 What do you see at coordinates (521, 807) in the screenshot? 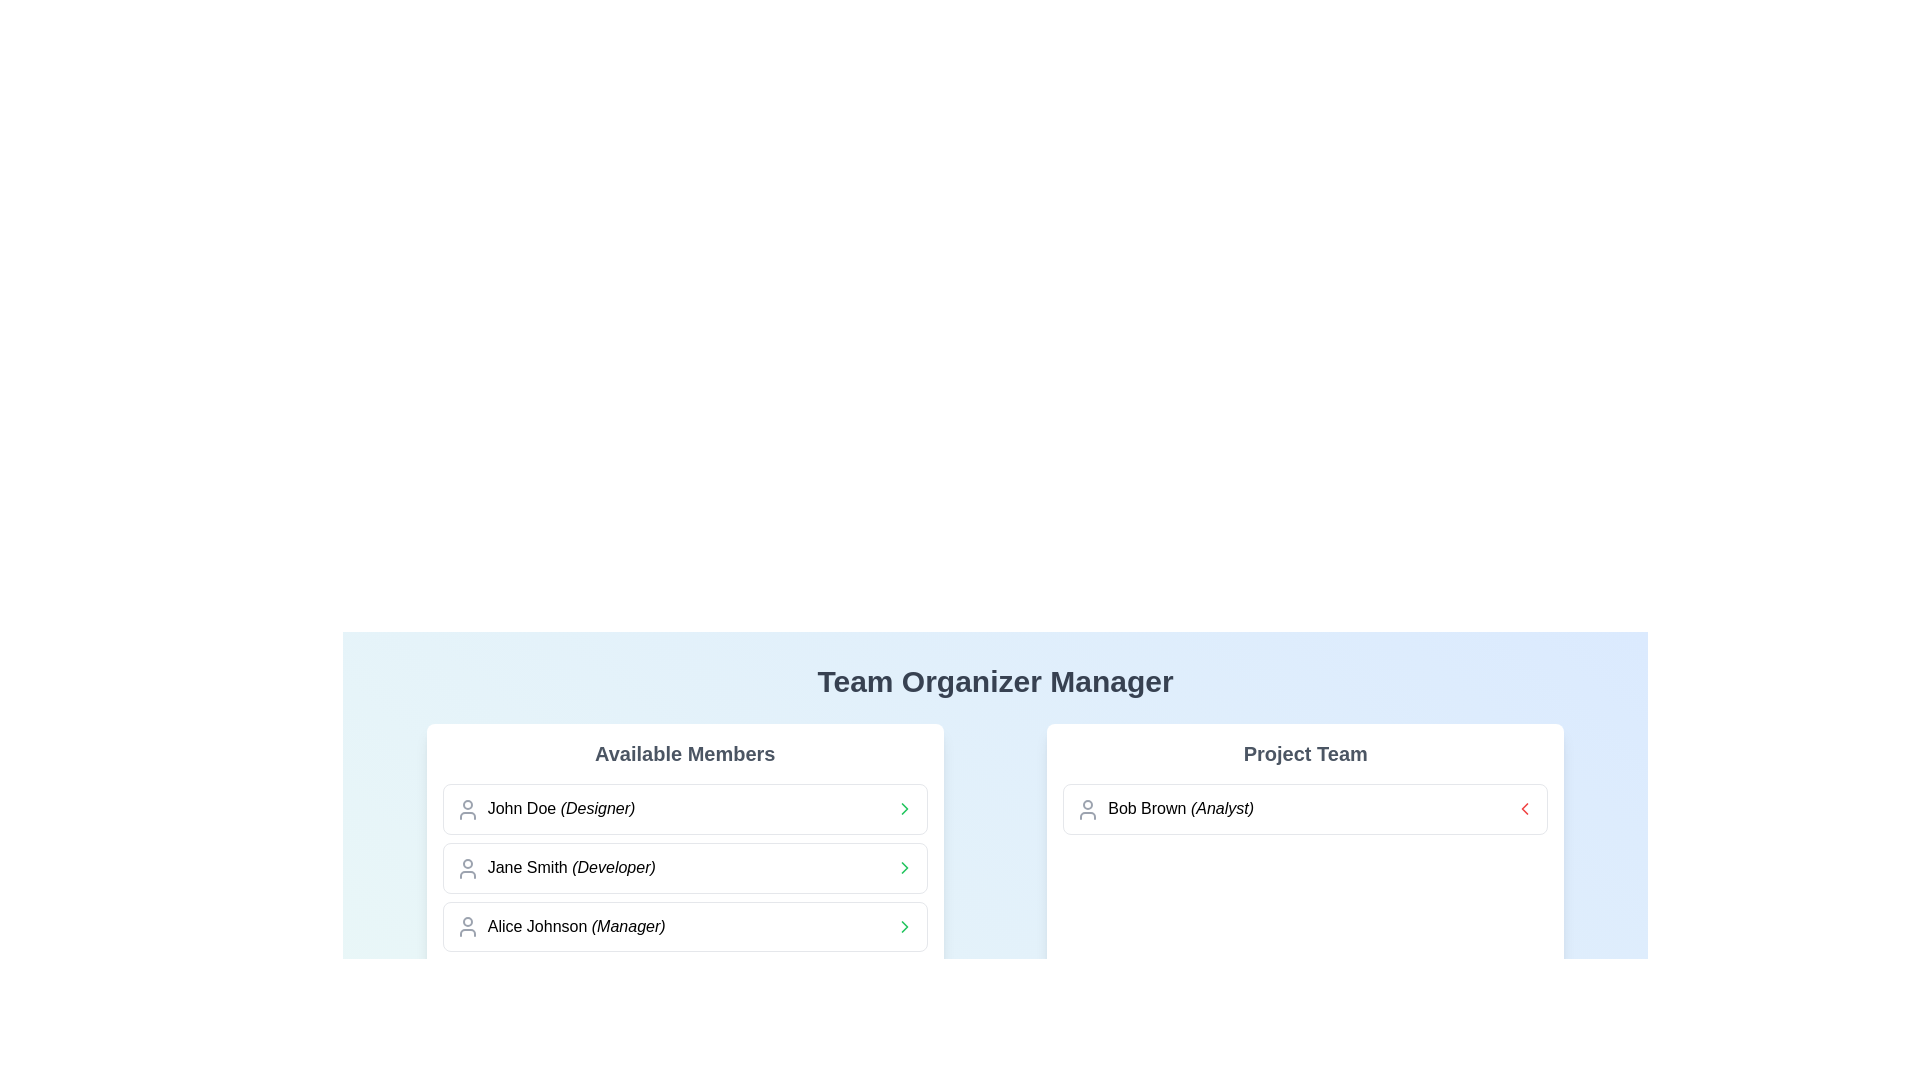
I see `the label displaying the name 'John Doe' in the first entry of the 'Available Members' list, which is positioned to the right of an icon and precedes '(Designer)'` at bounding box center [521, 807].